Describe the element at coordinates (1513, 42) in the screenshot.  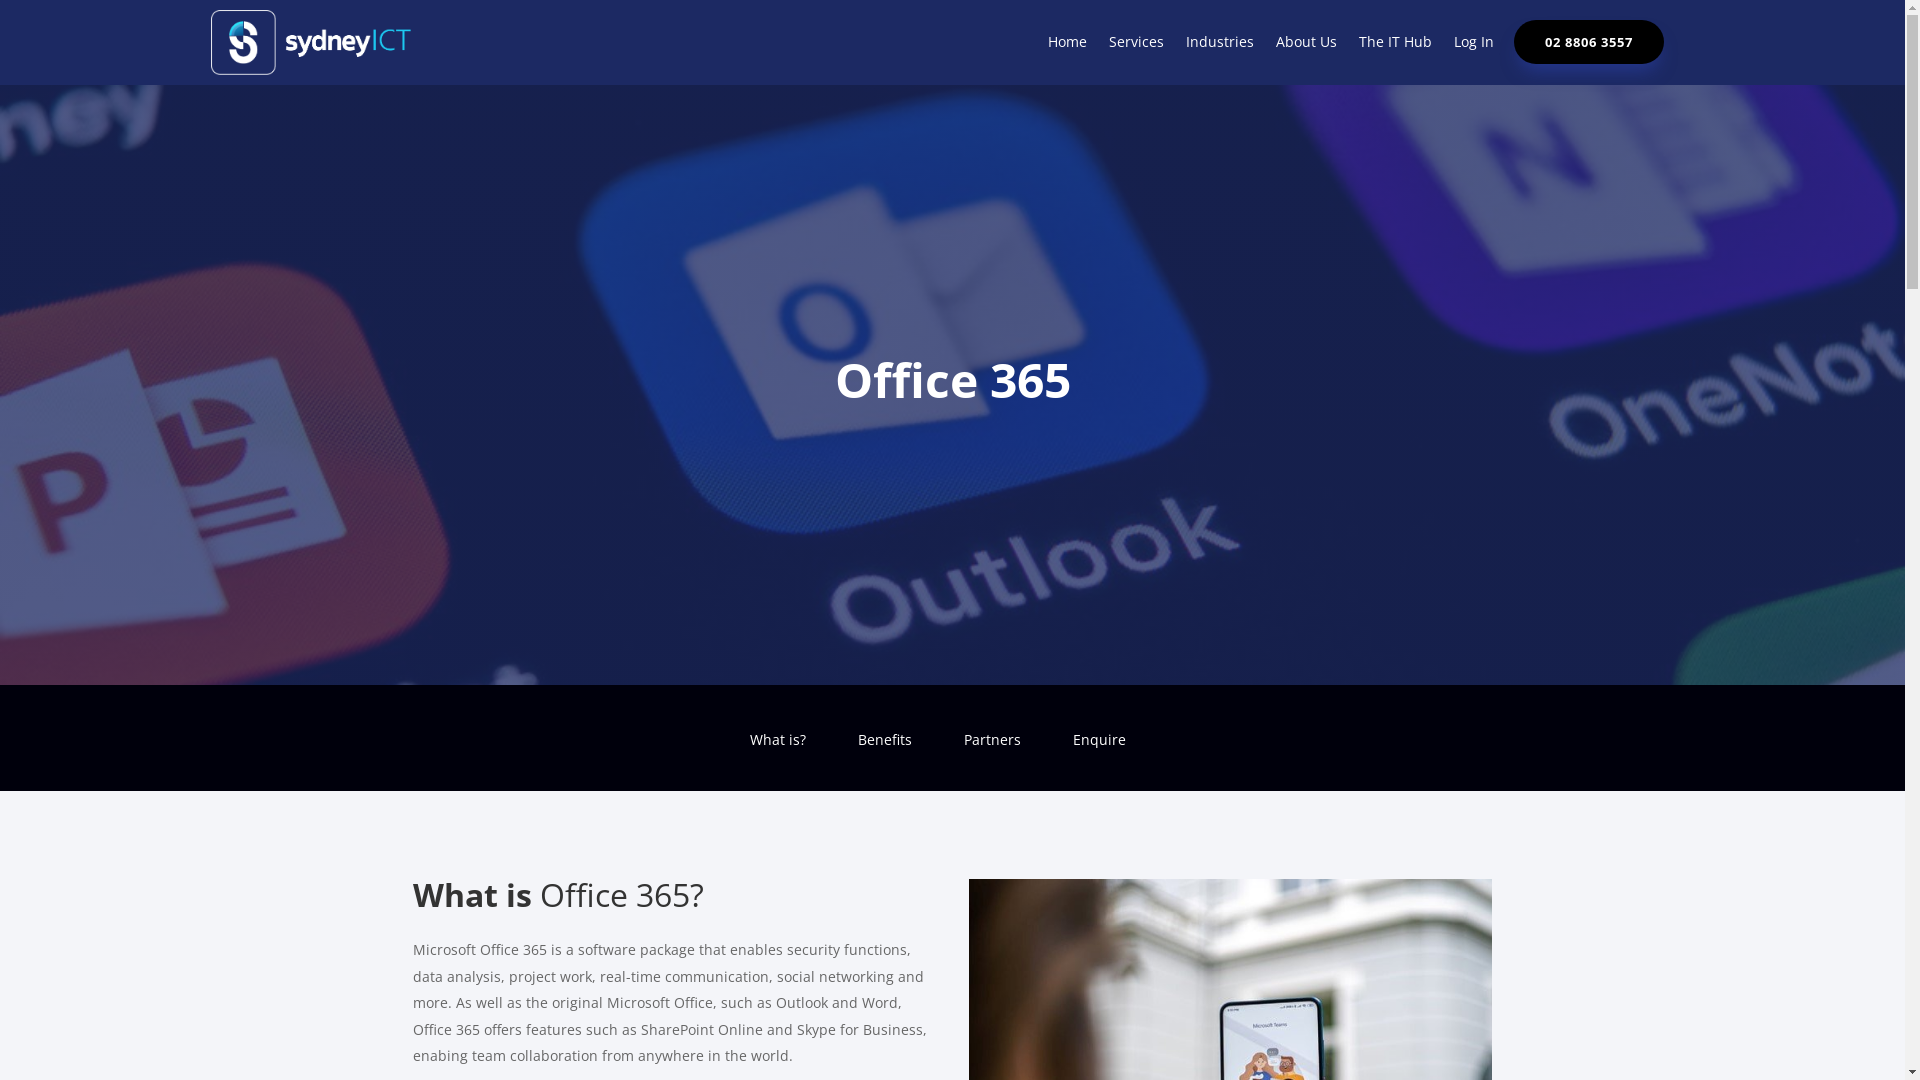
I see `'02 8806 3557'` at that location.